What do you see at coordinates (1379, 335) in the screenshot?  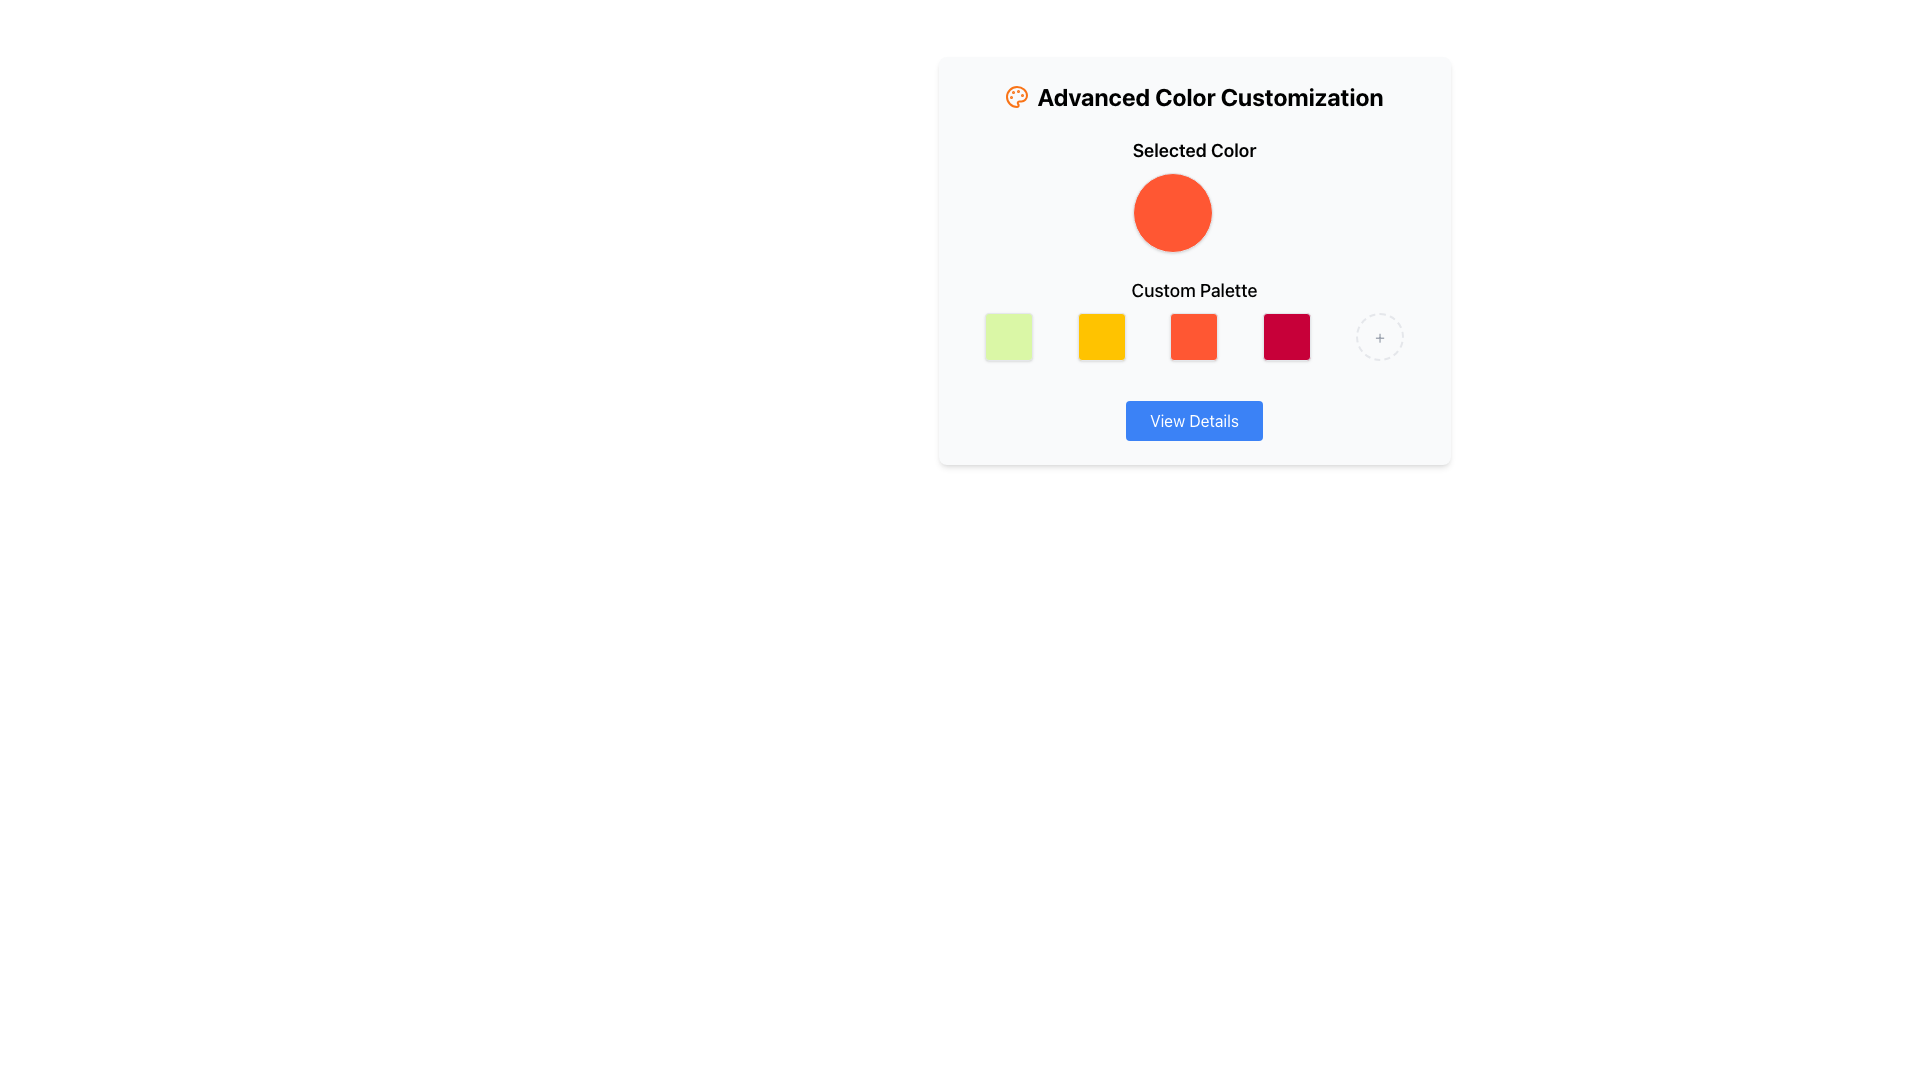 I see `the fifth button in the 'Custom Palette' interface` at bounding box center [1379, 335].